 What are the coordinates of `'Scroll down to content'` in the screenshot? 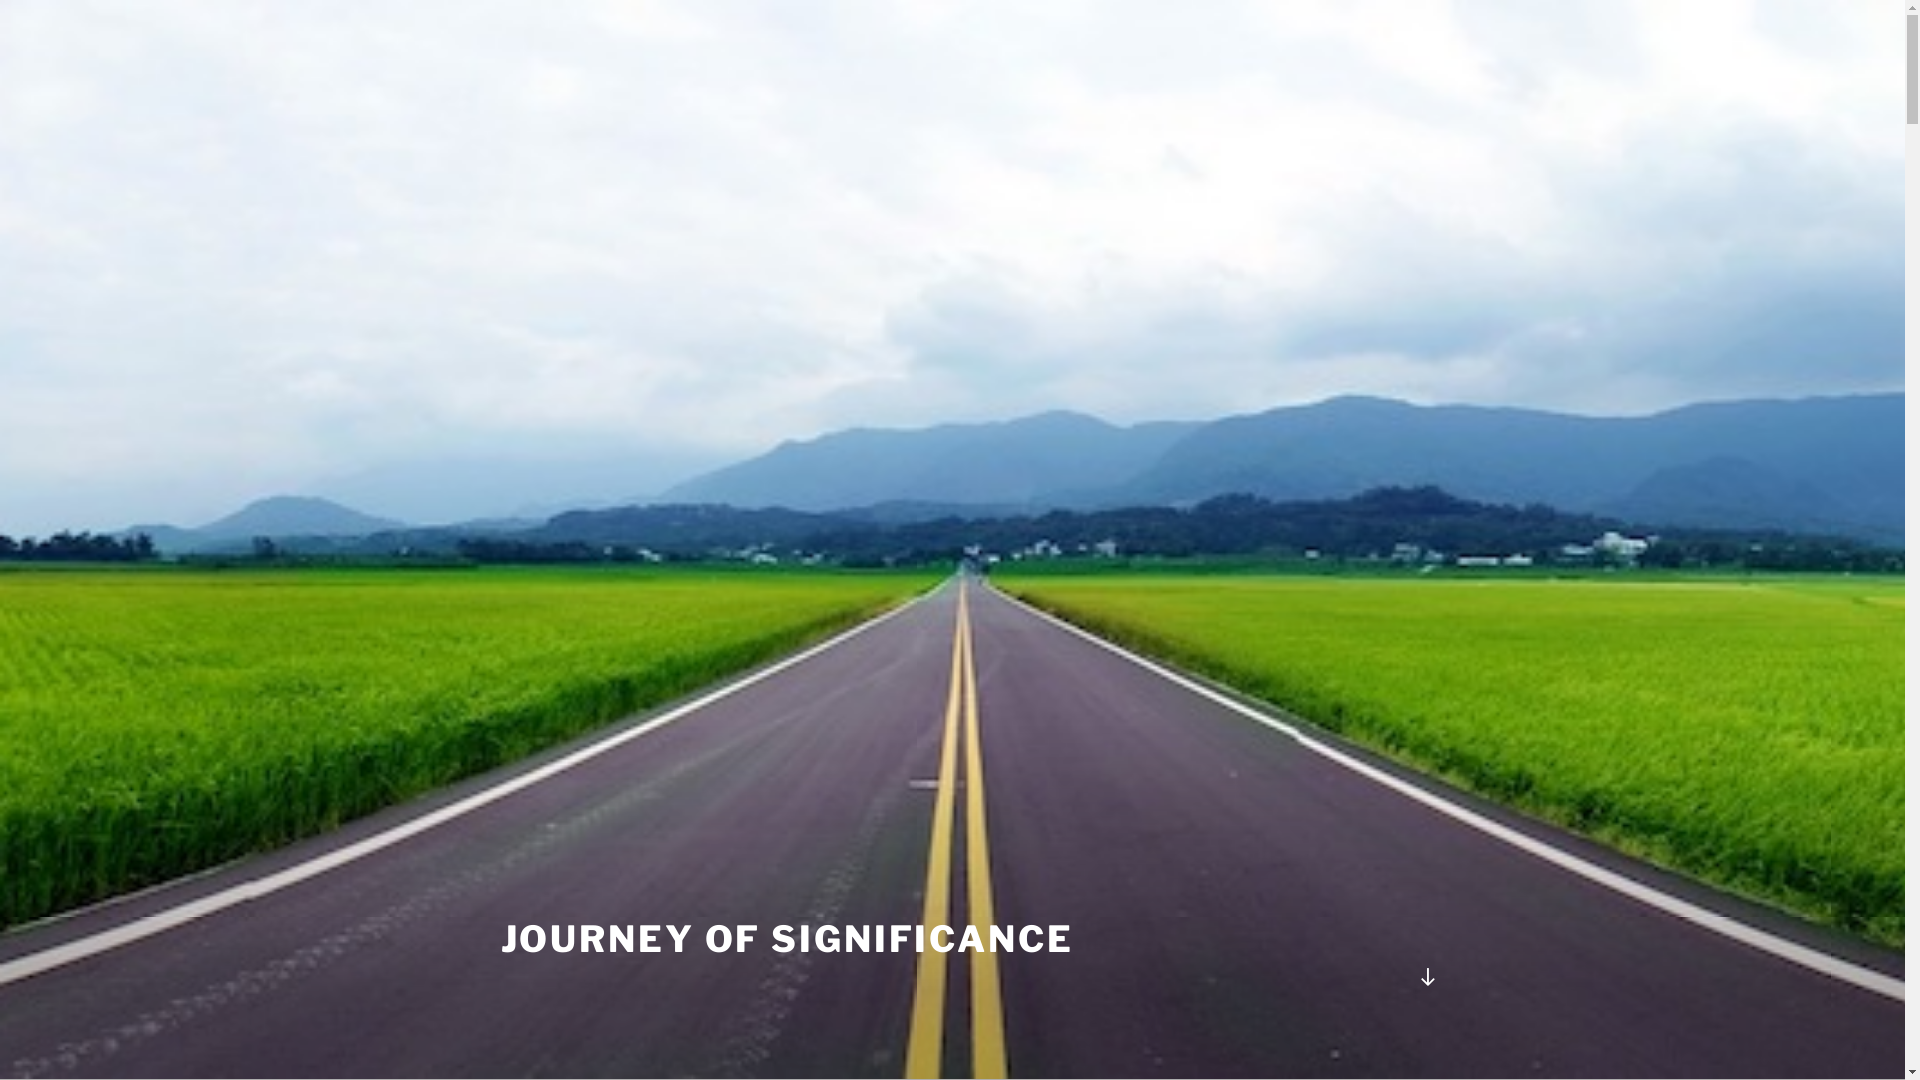 It's located at (1425, 975).